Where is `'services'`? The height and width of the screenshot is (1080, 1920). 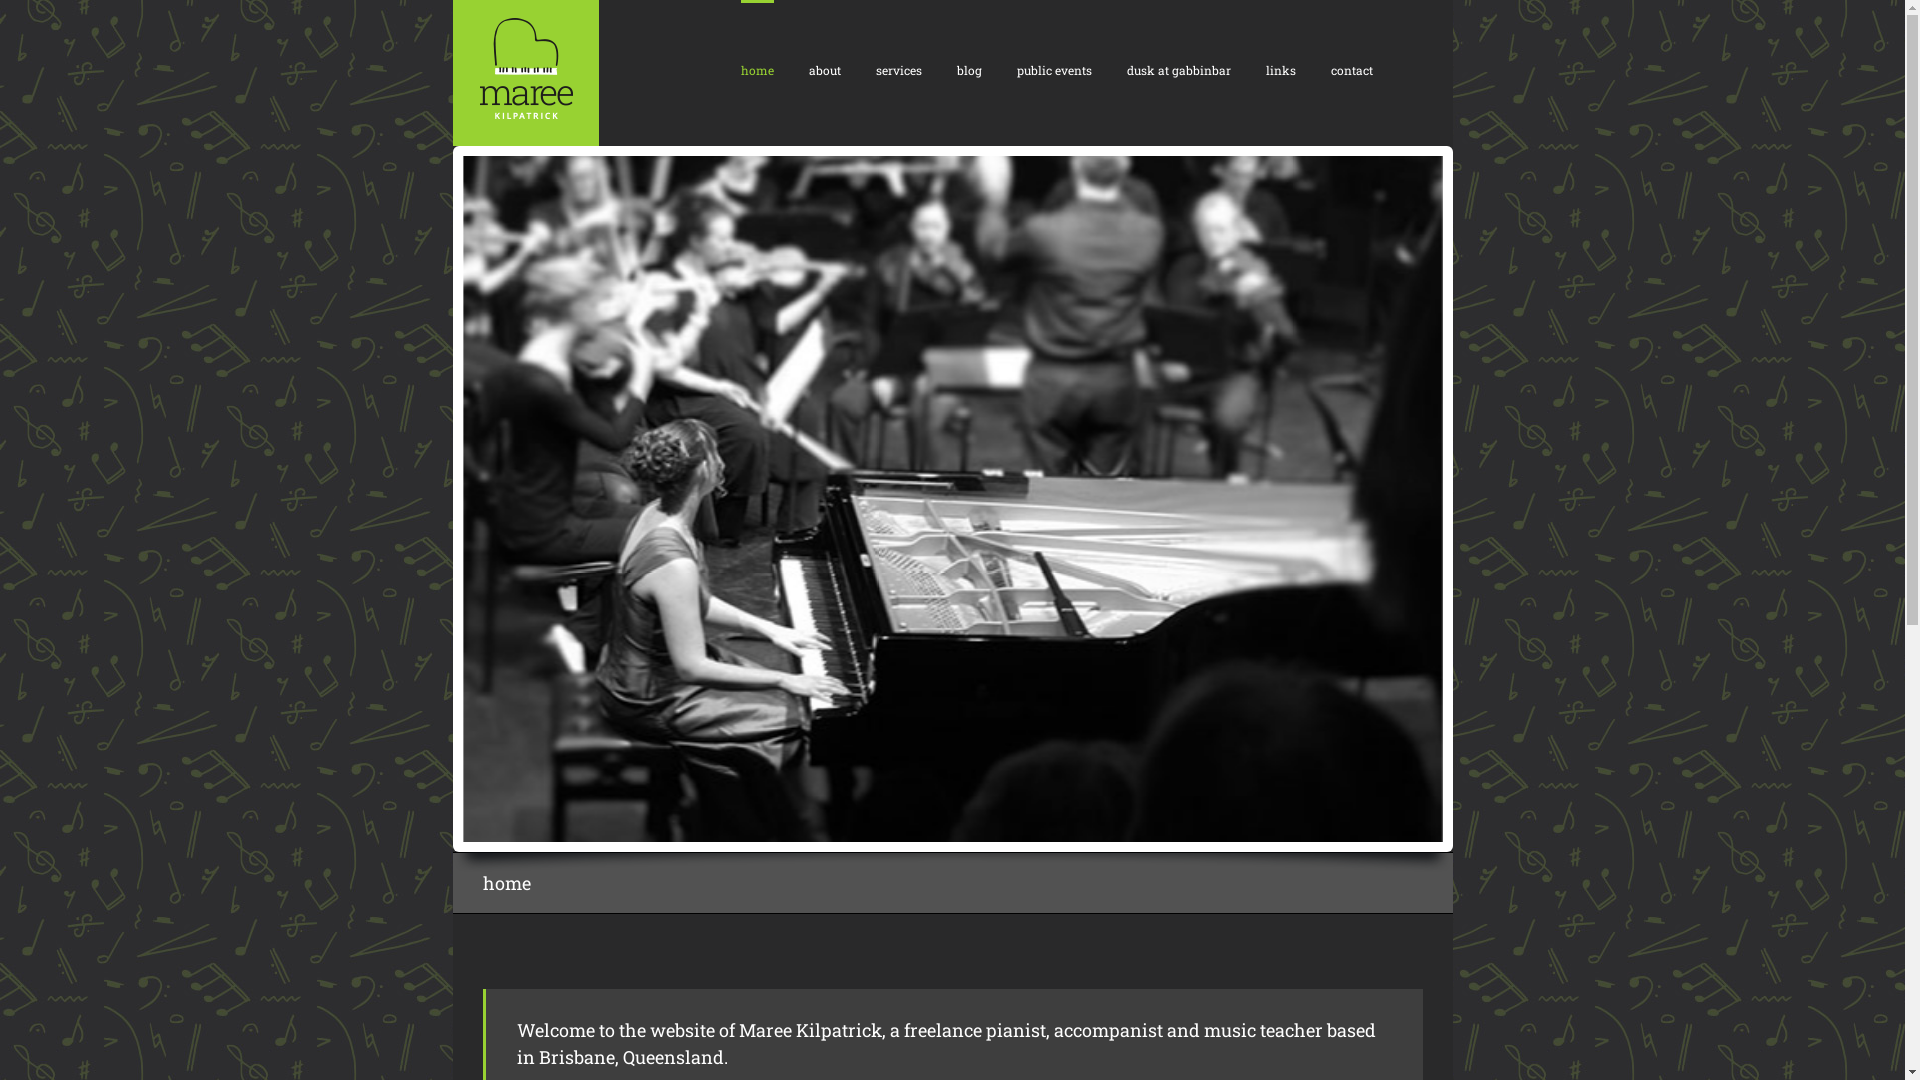
'services' is located at coordinates (875, 68).